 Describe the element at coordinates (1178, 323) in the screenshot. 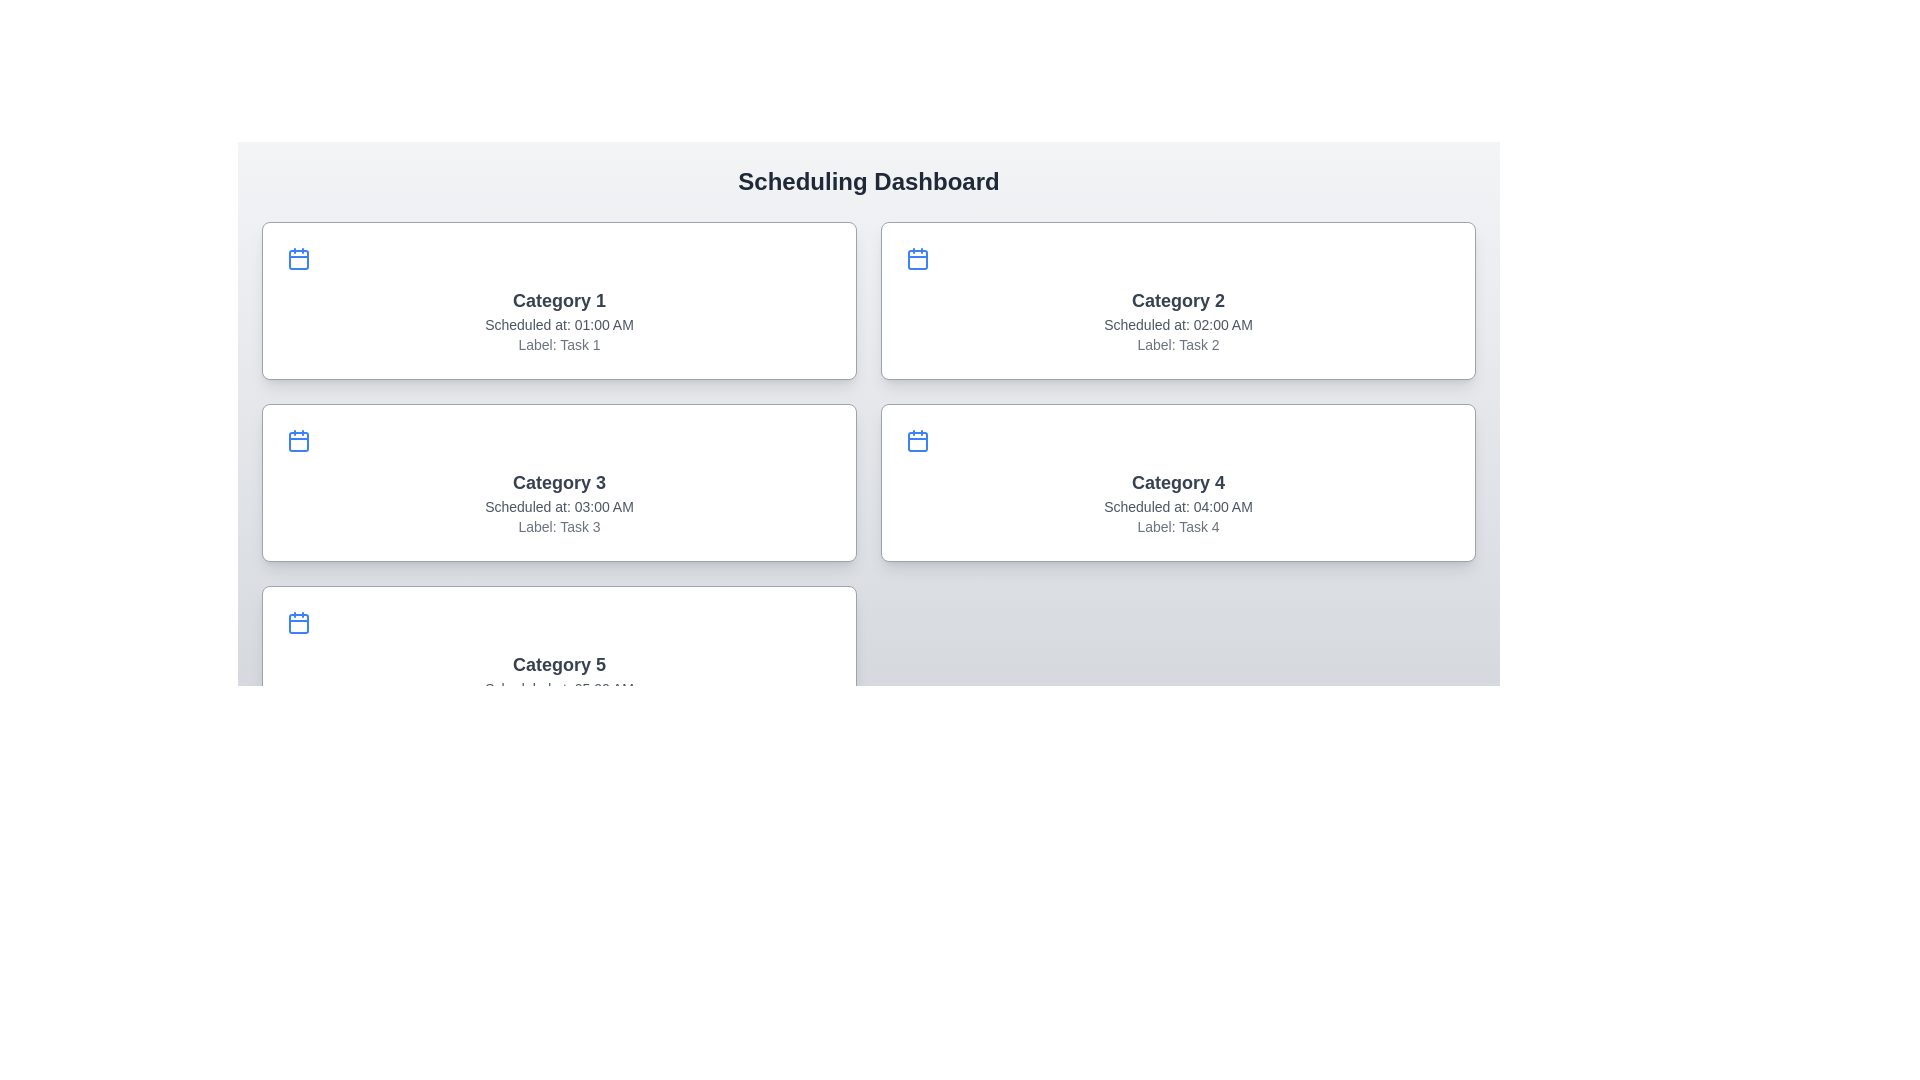

I see `text content of the scheduling information label indicating '02:00 AM' located below the title 'Category 2' and above 'Label: Task 2' within the 'Category 2' card` at that location.